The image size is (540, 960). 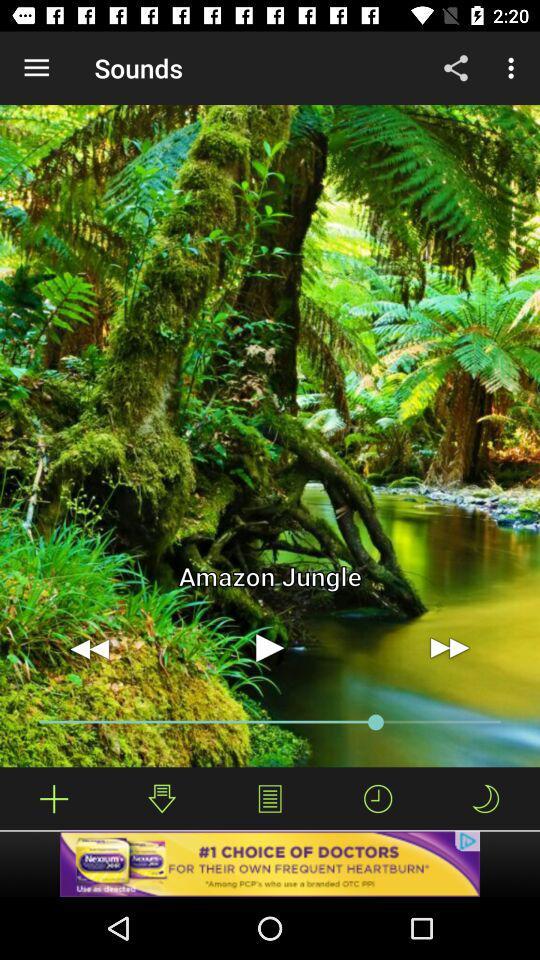 What do you see at coordinates (456, 68) in the screenshot?
I see `the icon share` at bounding box center [456, 68].